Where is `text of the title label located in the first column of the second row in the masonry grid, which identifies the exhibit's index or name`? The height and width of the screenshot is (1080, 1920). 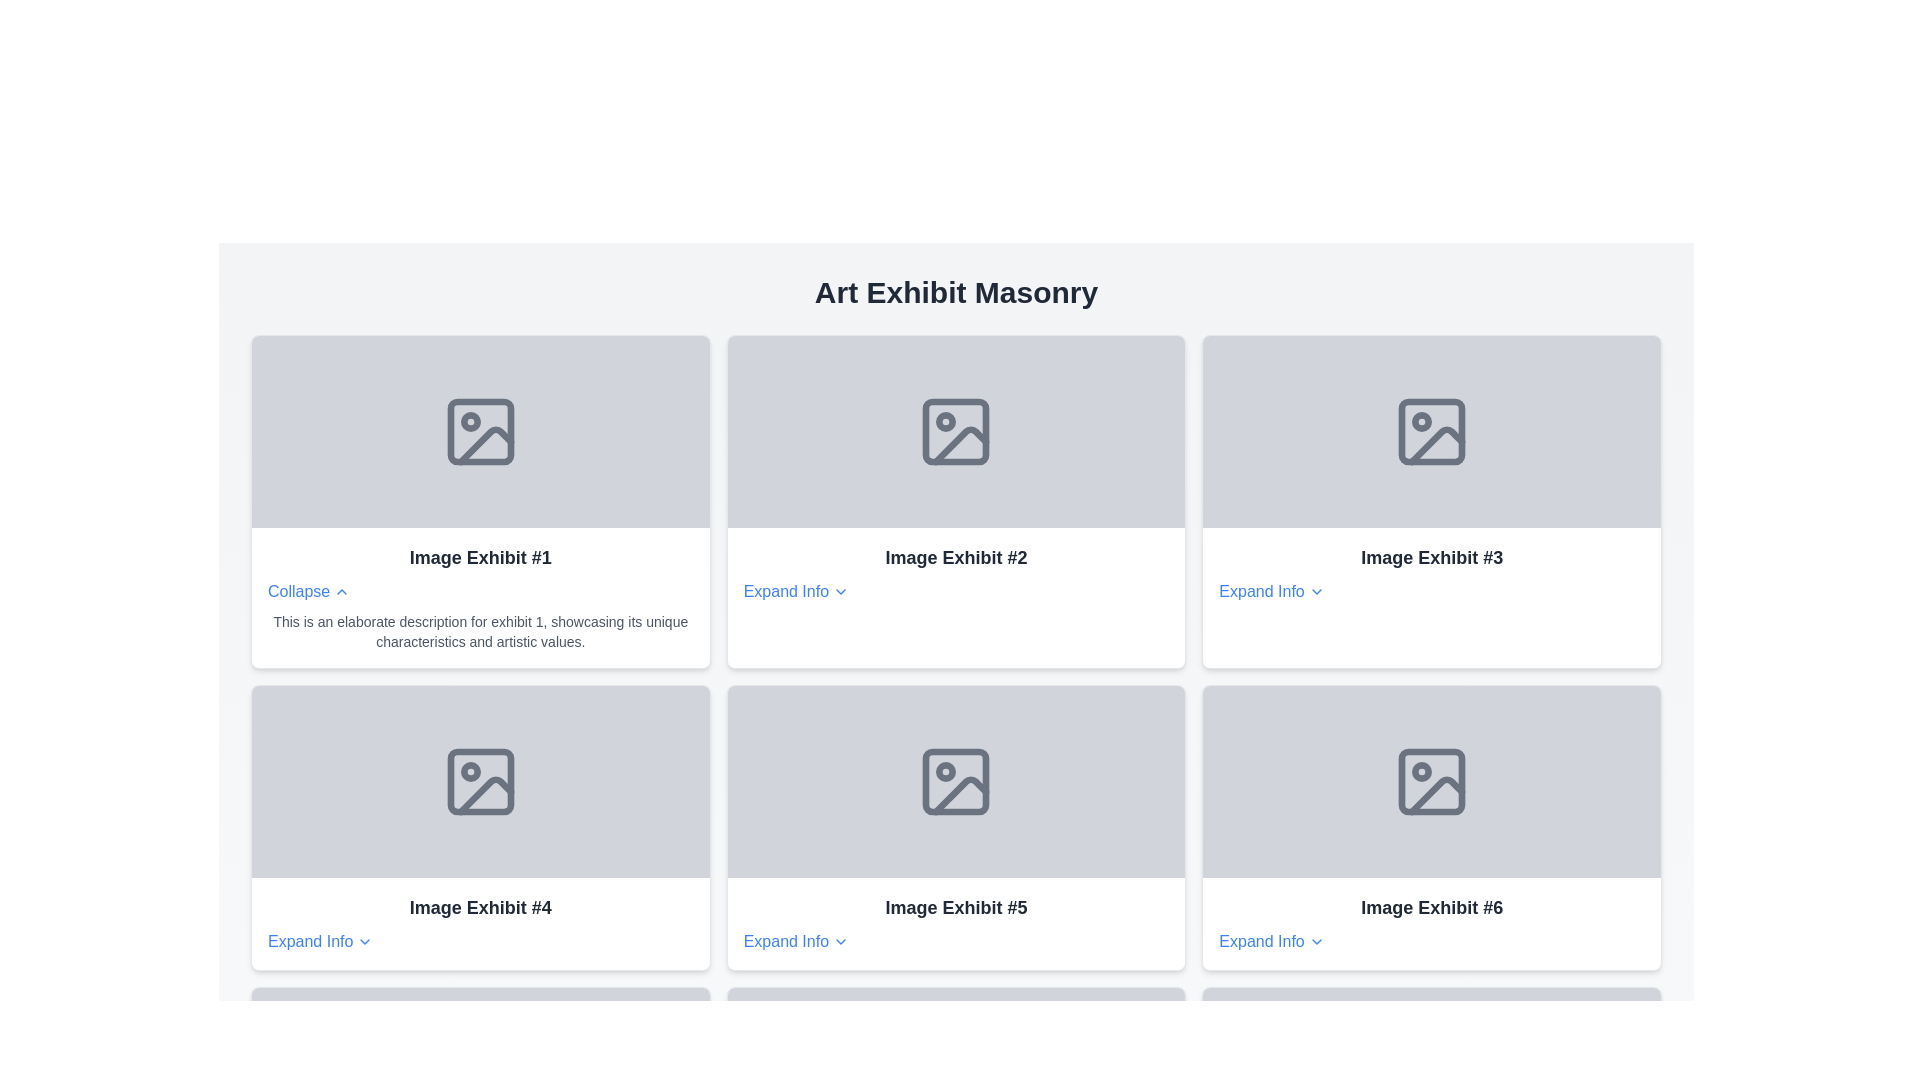
text of the title label located in the first column of the second row in the masonry grid, which identifies the exhibit's index or name is located at coordinates (480, 907).